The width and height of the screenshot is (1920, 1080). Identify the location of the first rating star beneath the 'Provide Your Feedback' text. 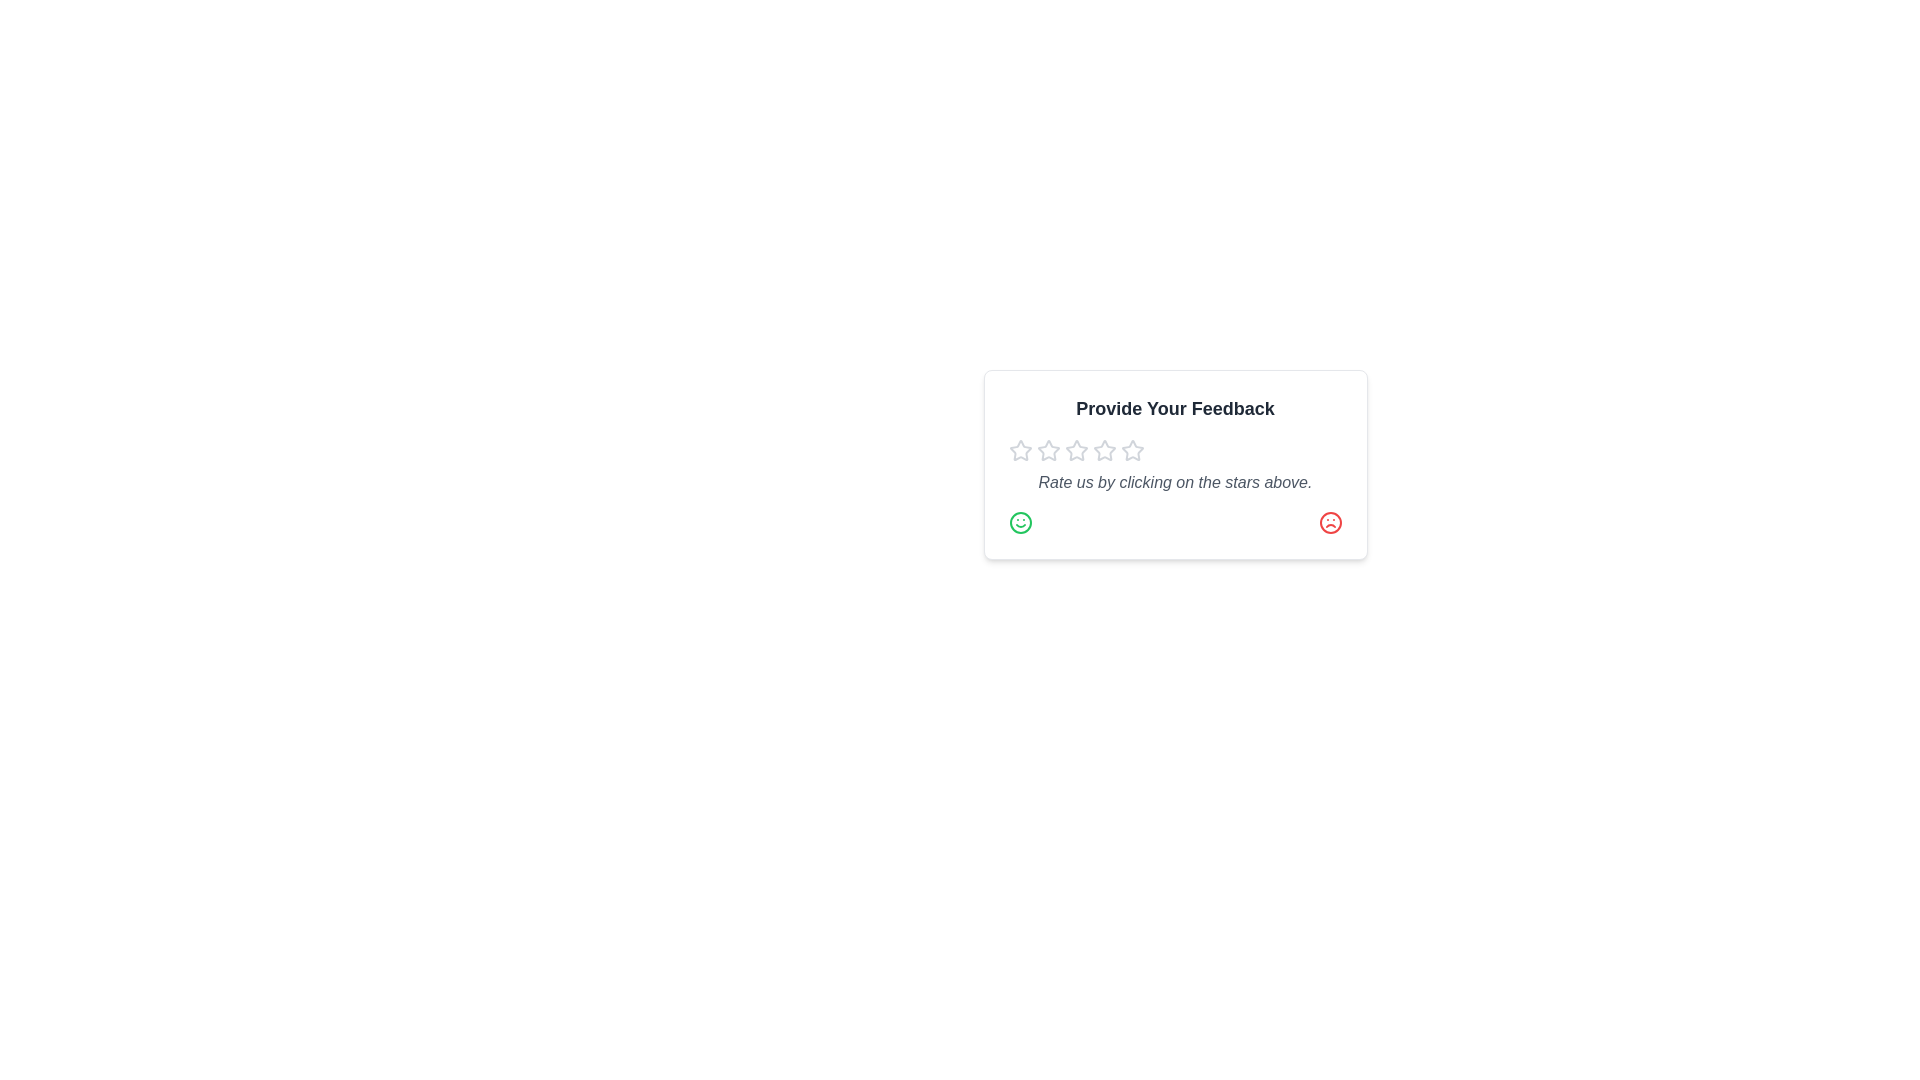
(1074, 450).